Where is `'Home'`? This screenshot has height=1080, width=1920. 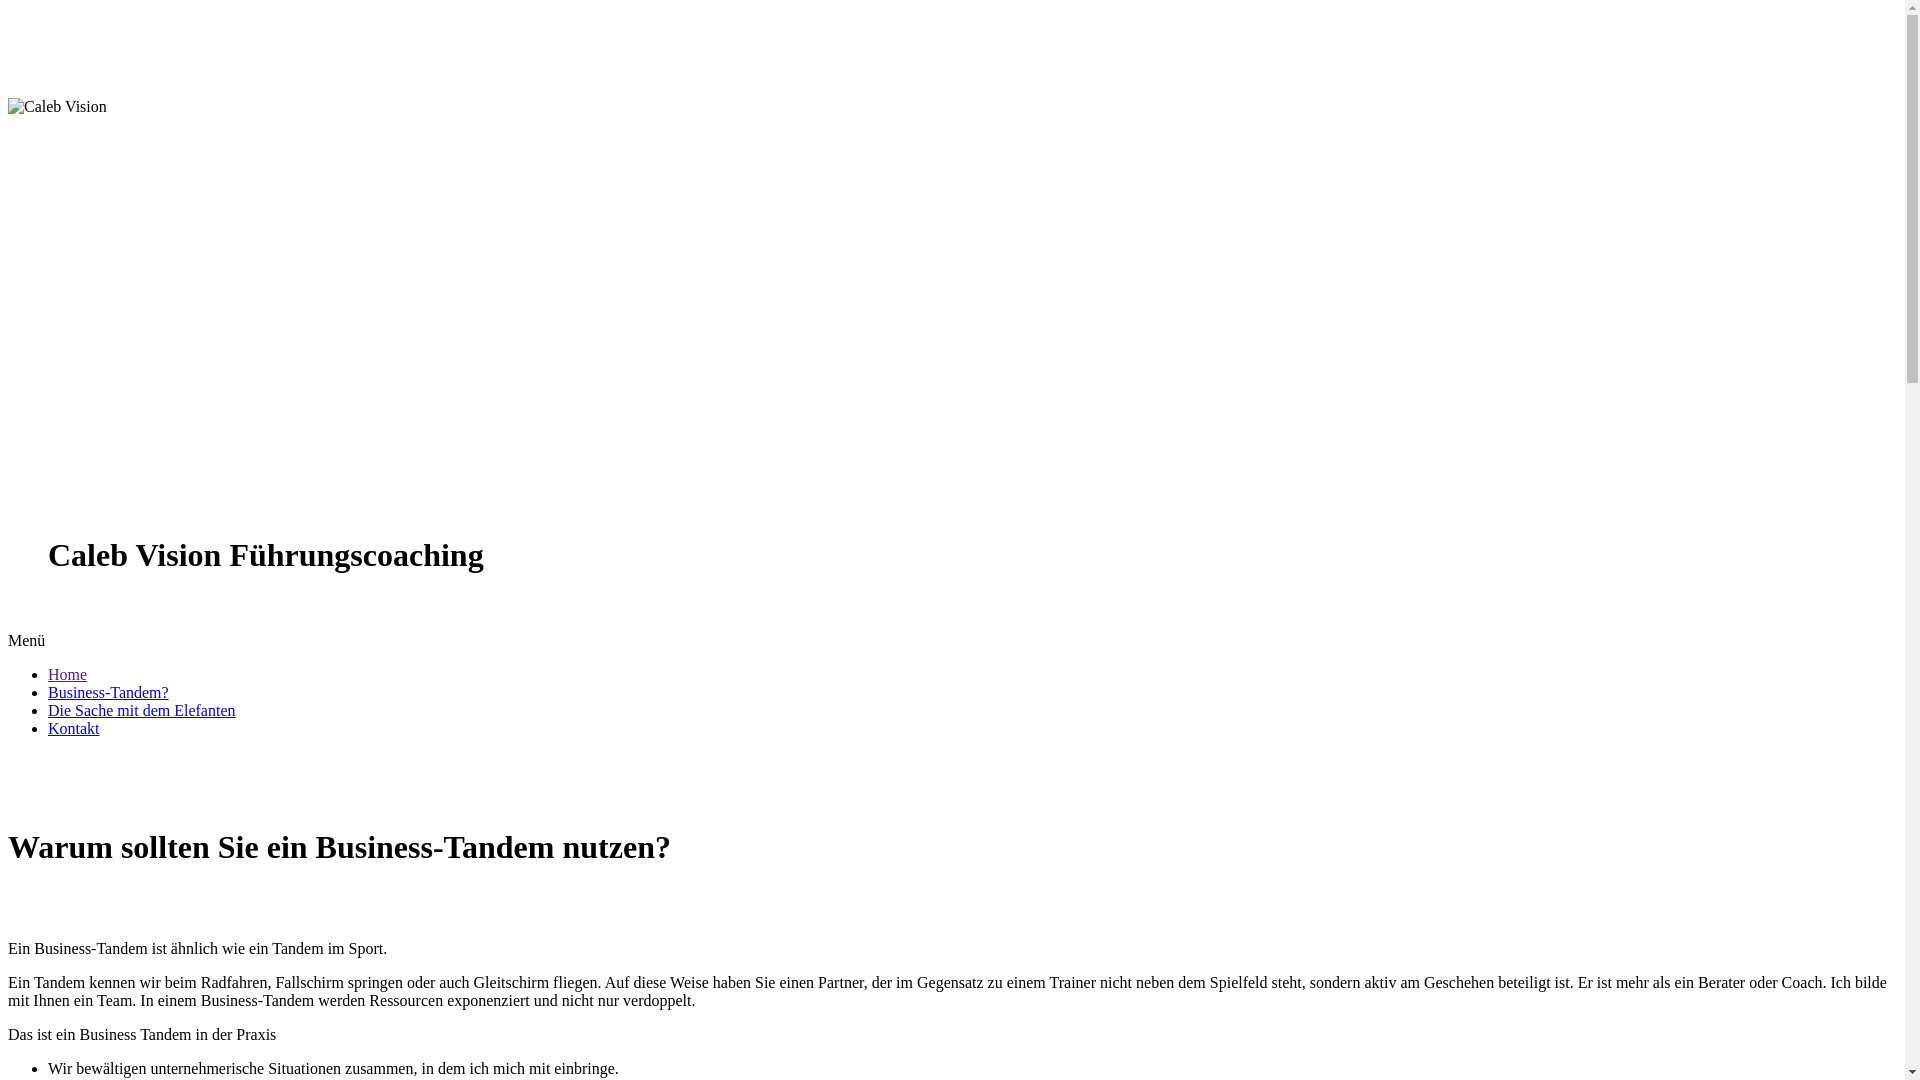
'Home' is located at coordinates (67, 674).